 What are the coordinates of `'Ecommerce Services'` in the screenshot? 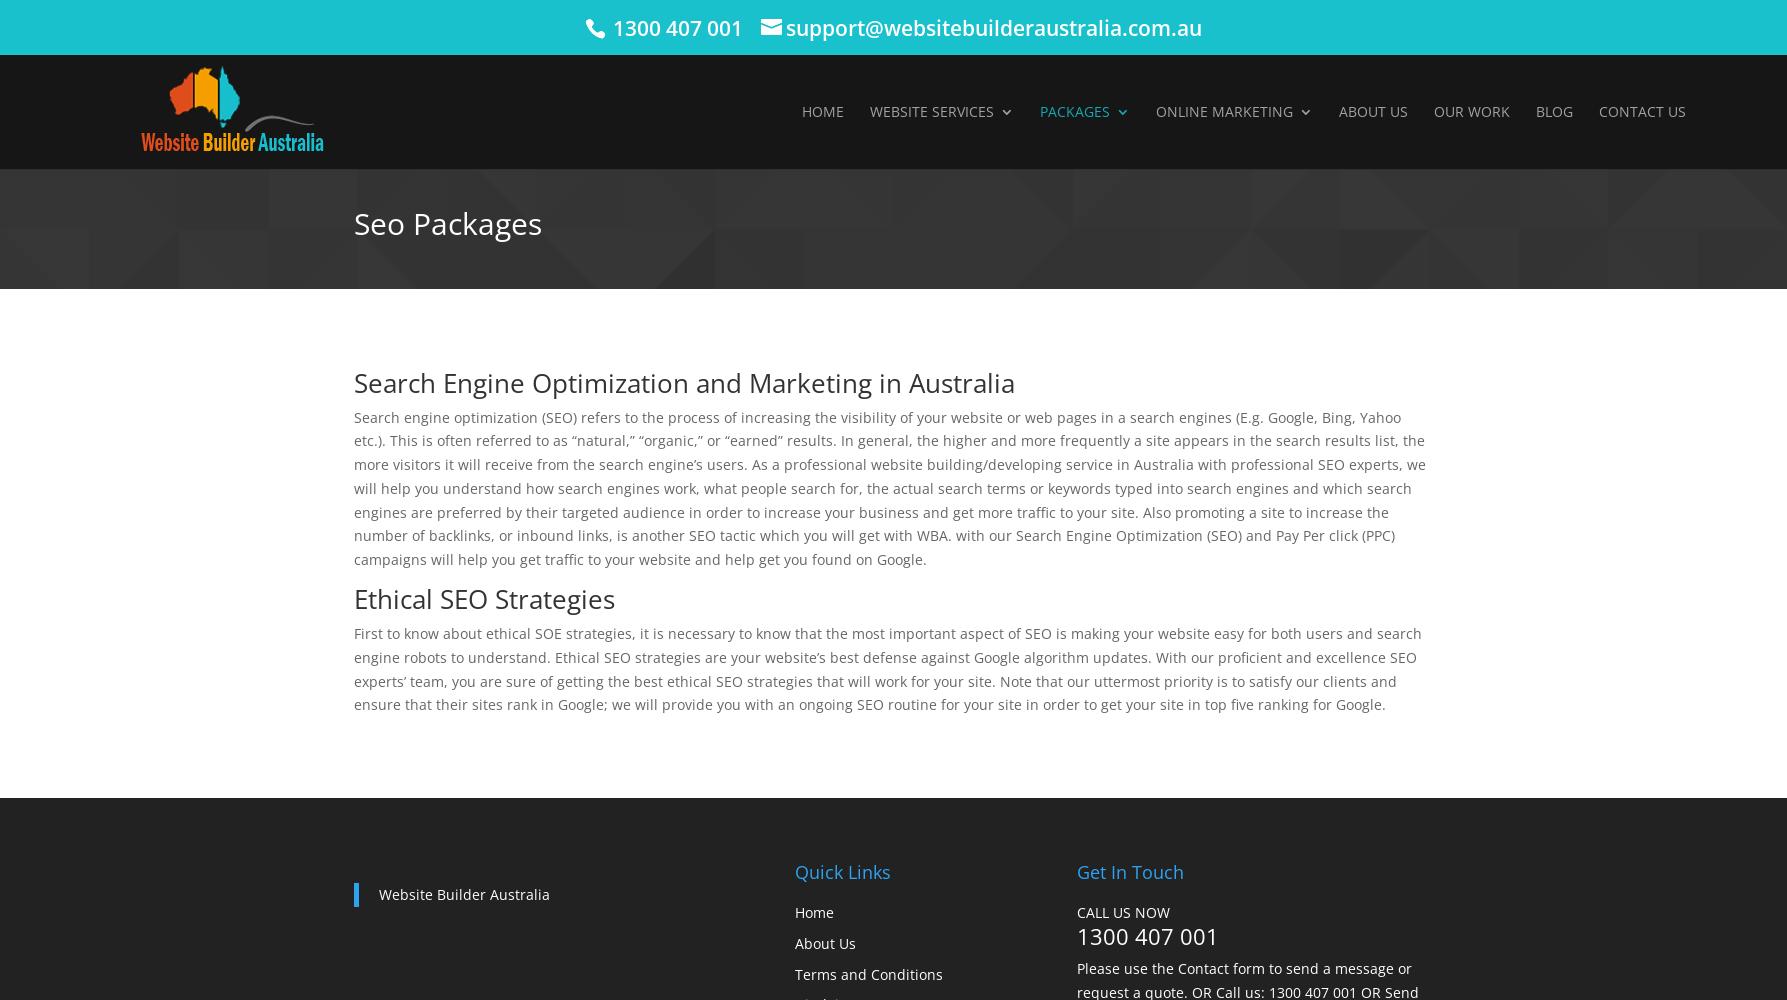 It's located at (985, 369).